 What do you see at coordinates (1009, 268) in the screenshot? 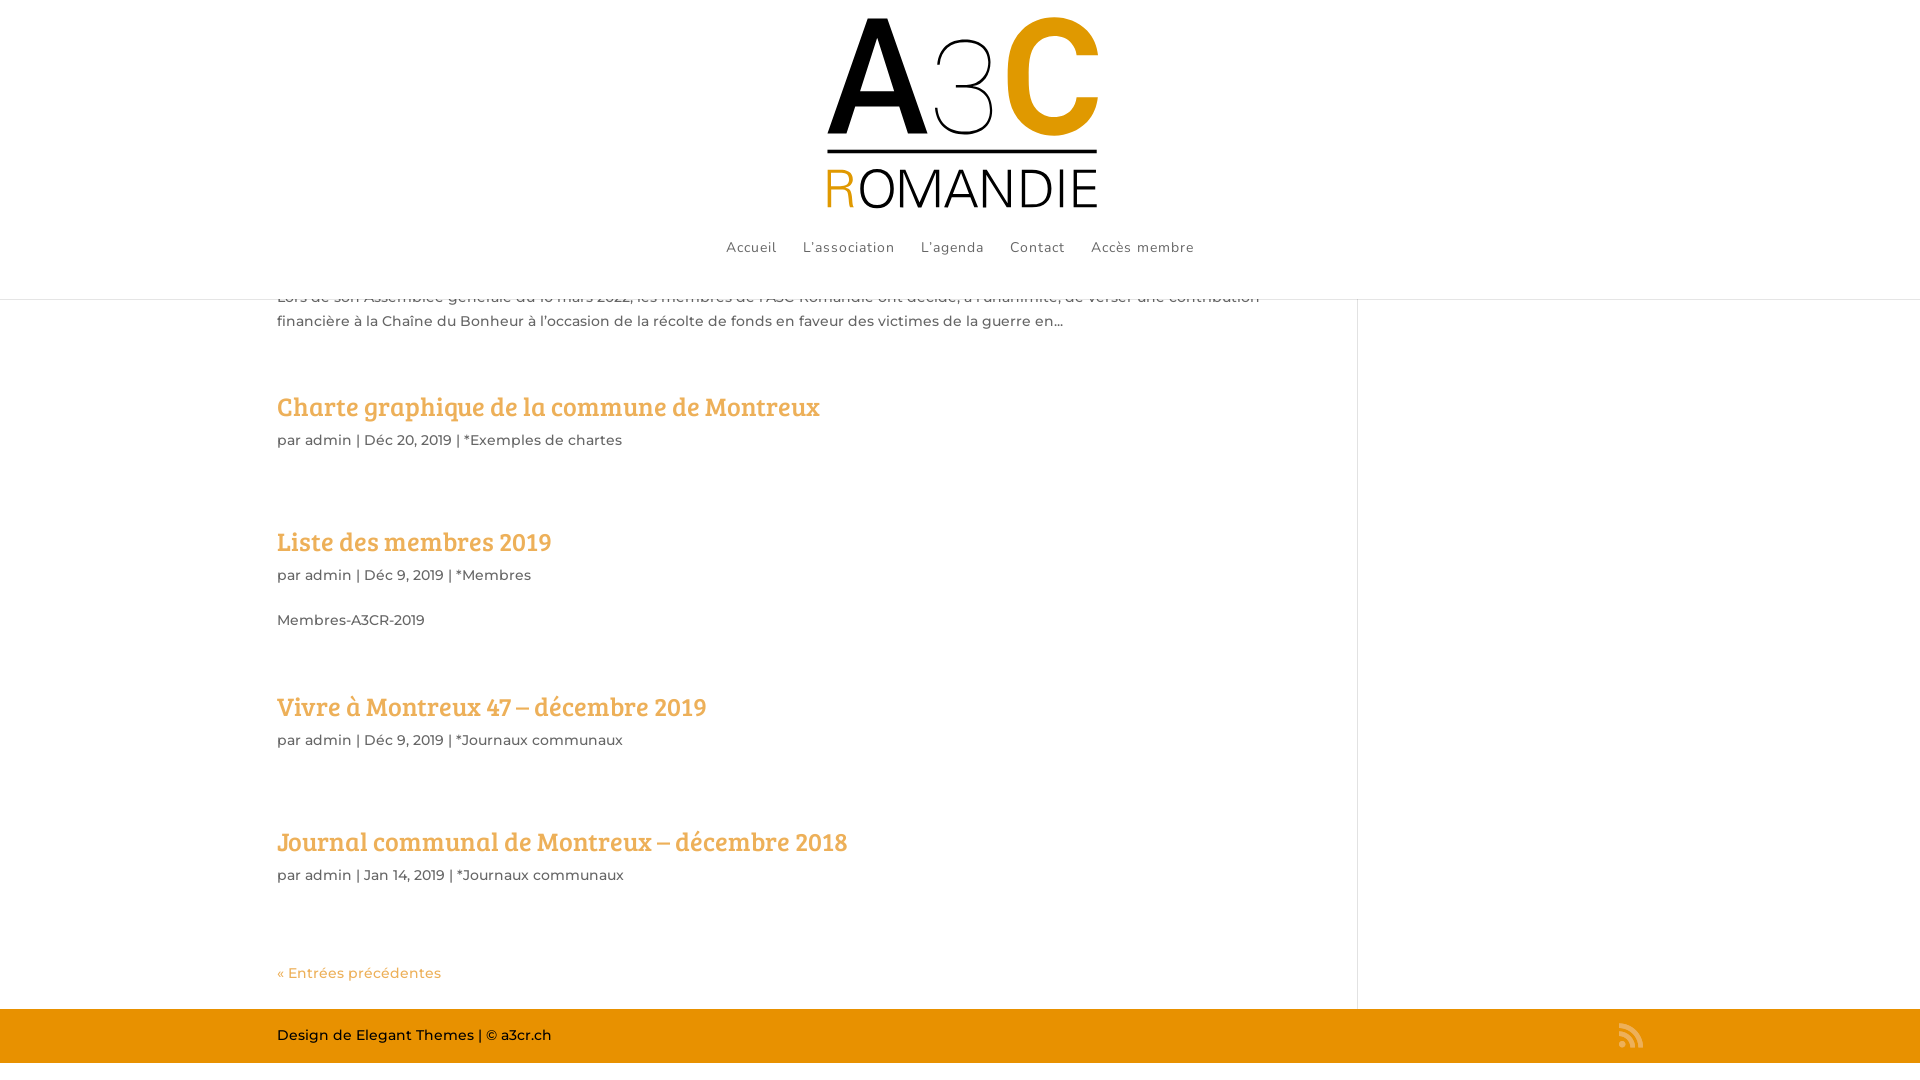
I see `'Contact'` at bounding box center [1009, 268].